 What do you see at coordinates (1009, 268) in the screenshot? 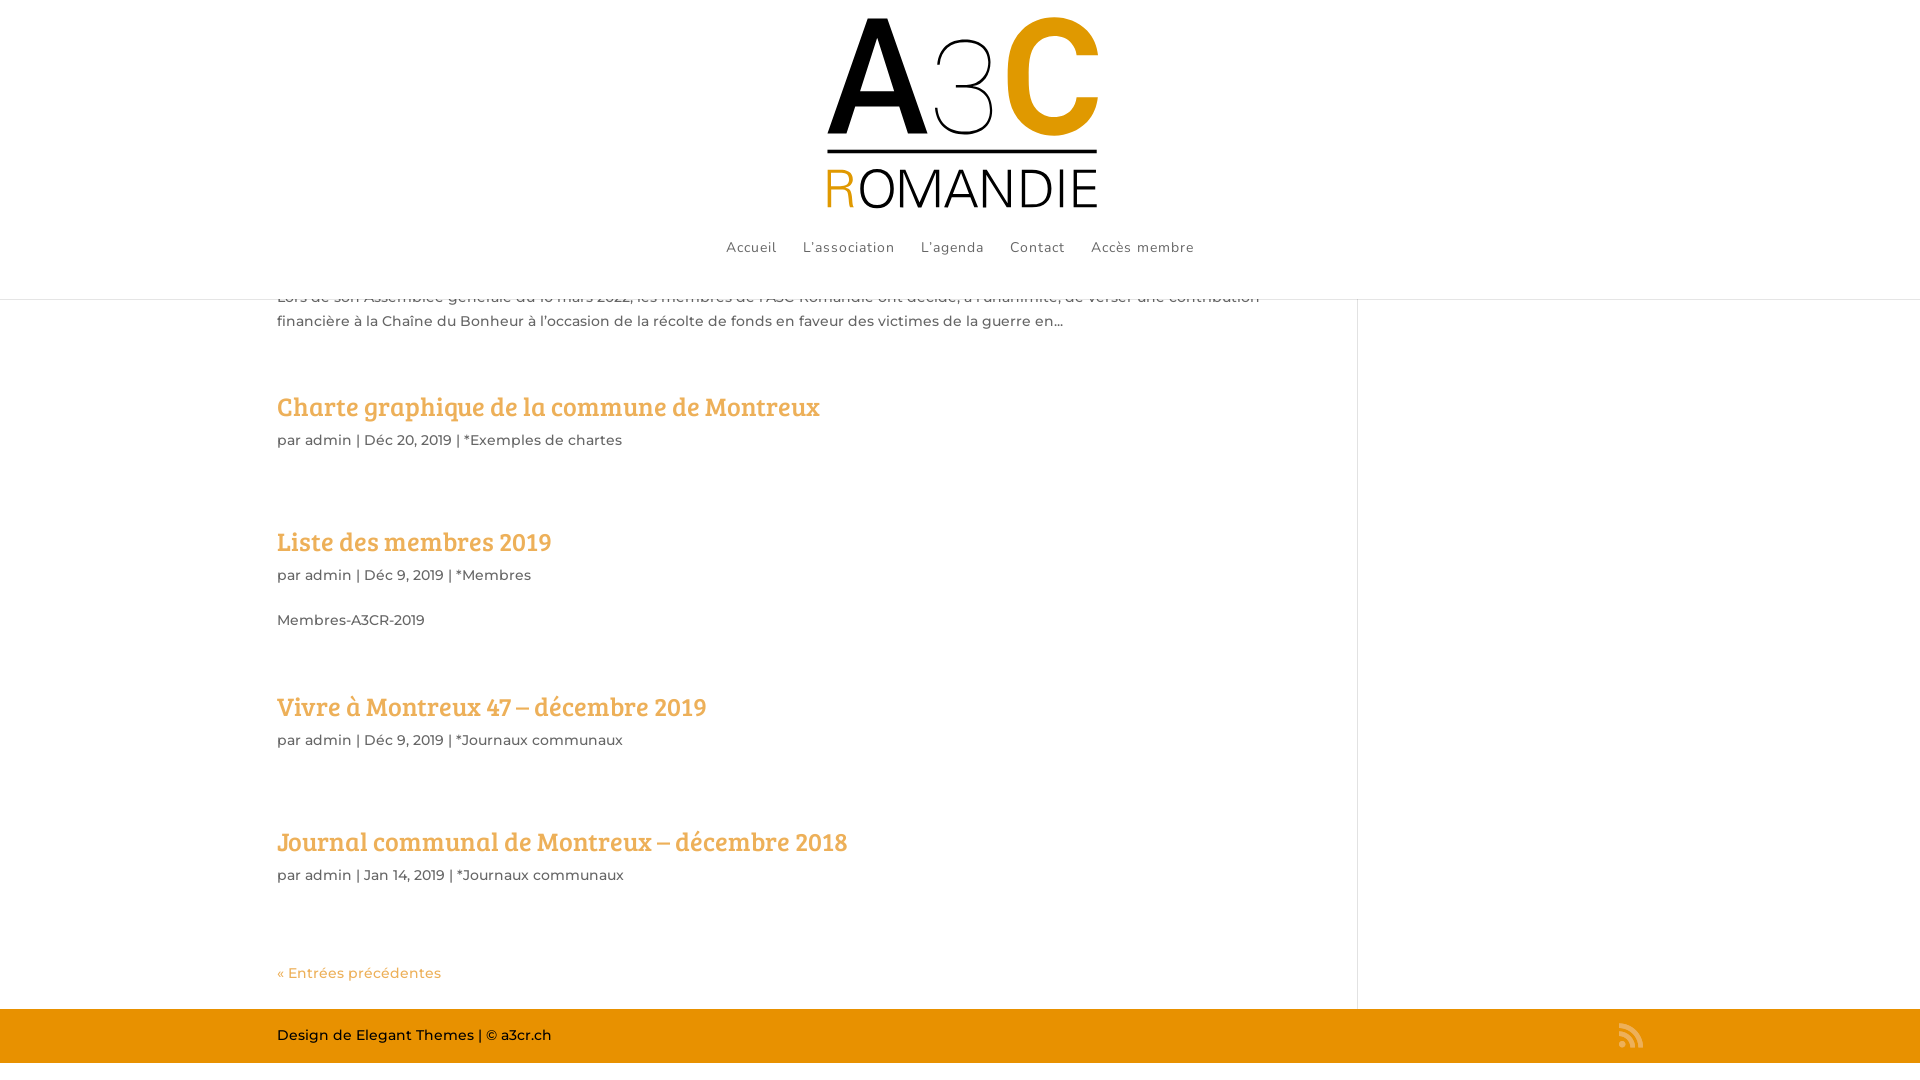
I see `'Contact'` at bounding box center [1009, 268].